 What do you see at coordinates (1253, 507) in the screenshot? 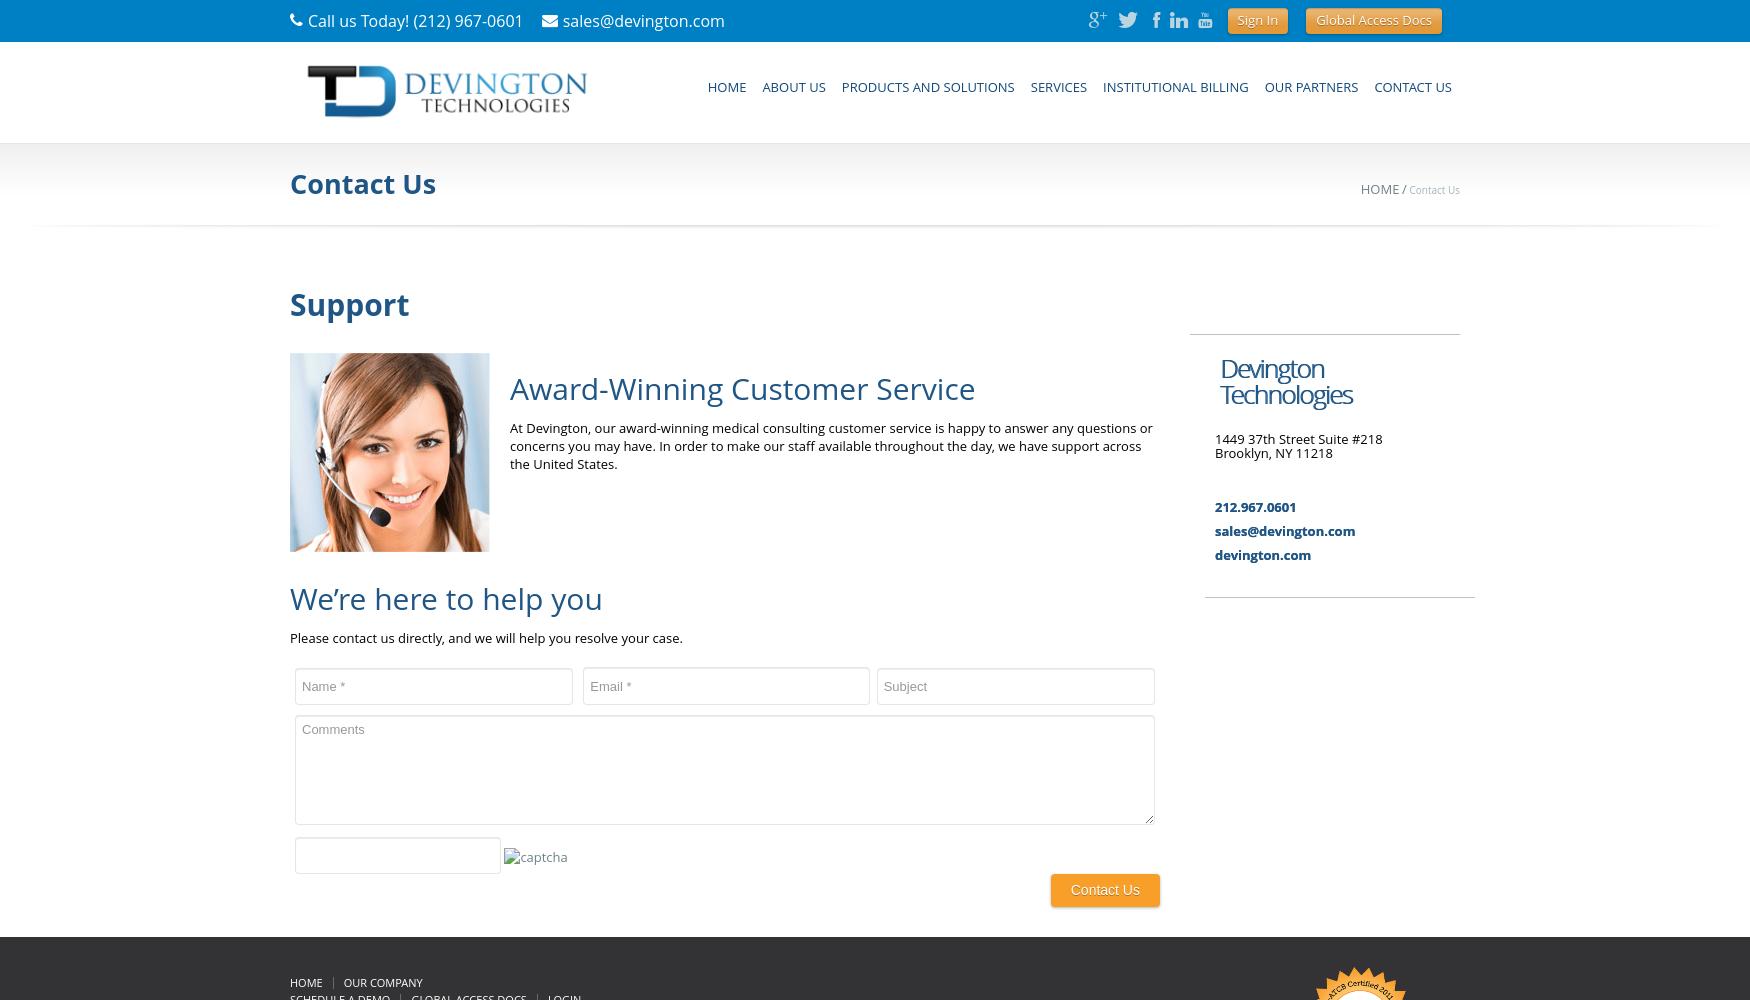
I see `'212.967.0601'` at bounding box center [1253, 507].